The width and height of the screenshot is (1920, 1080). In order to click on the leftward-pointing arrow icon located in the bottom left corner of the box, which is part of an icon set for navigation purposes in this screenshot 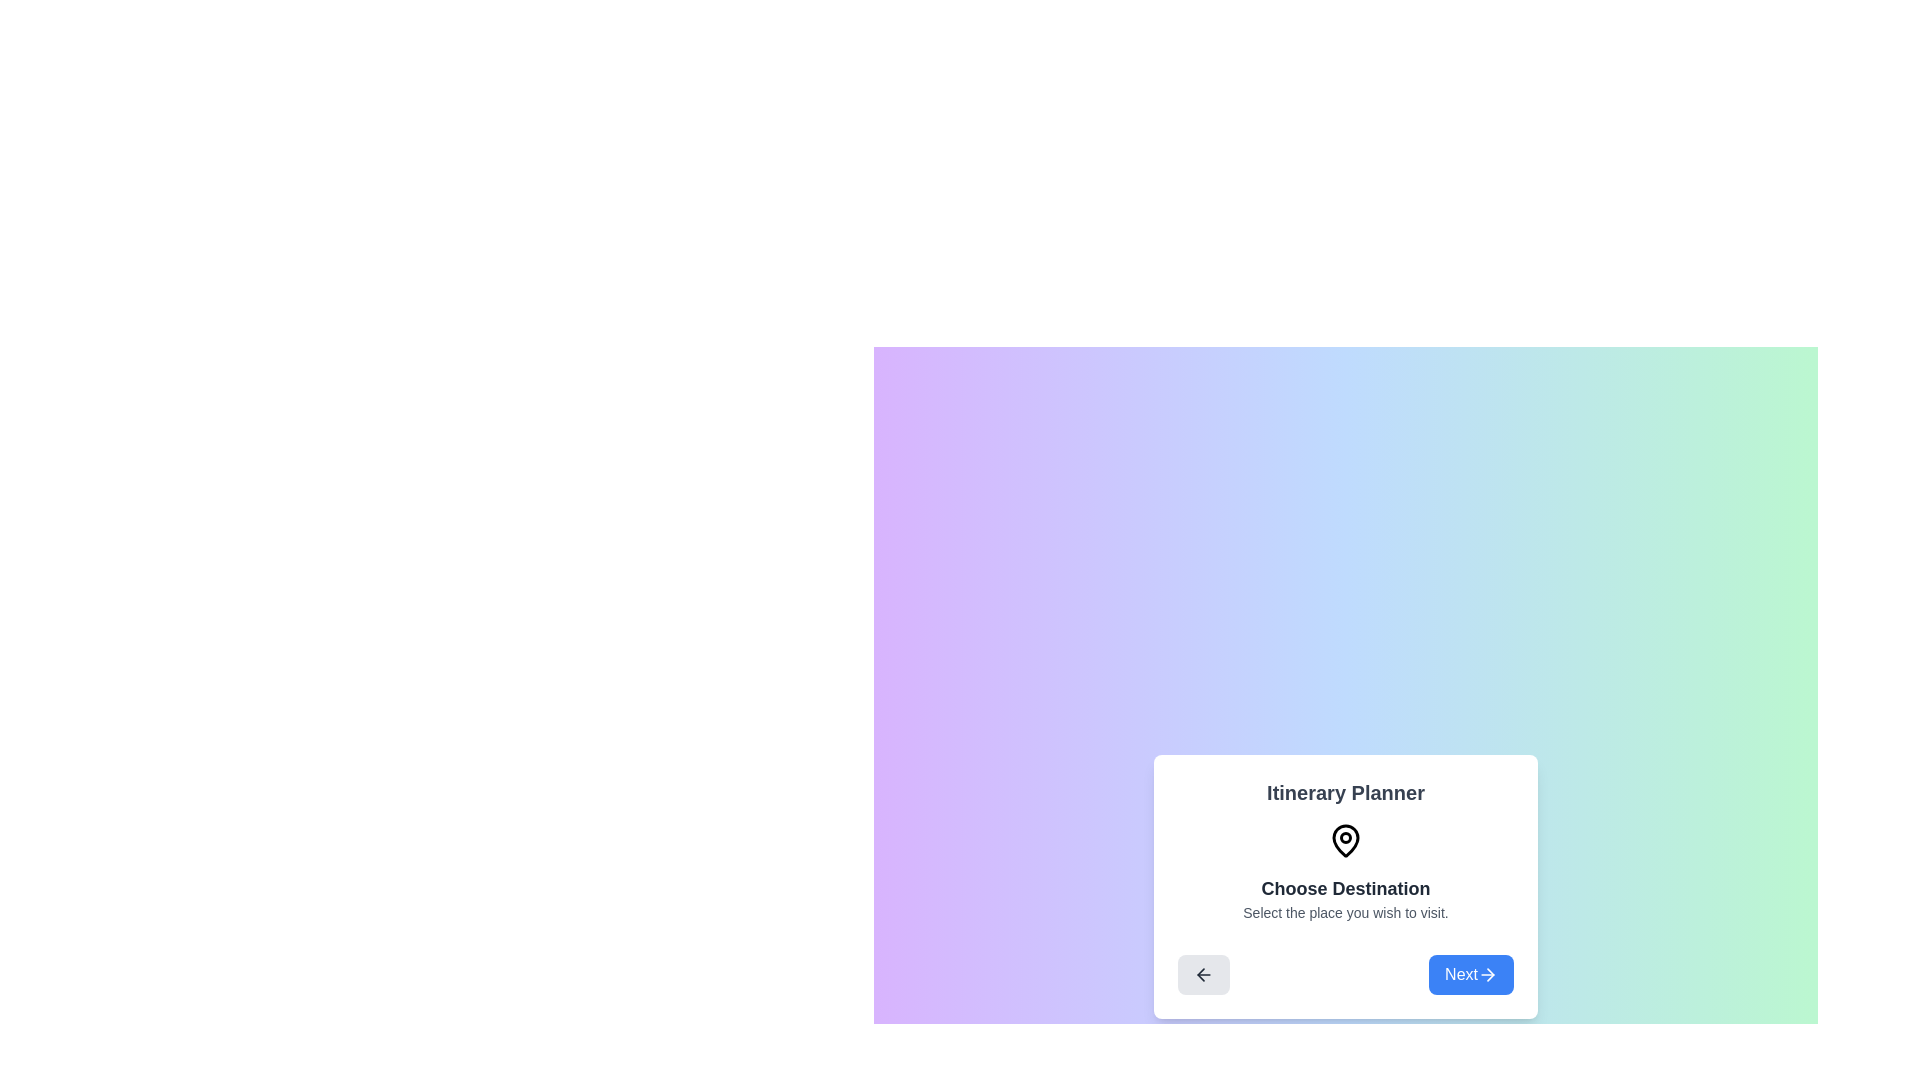, I will do `click(1200, 974)`.